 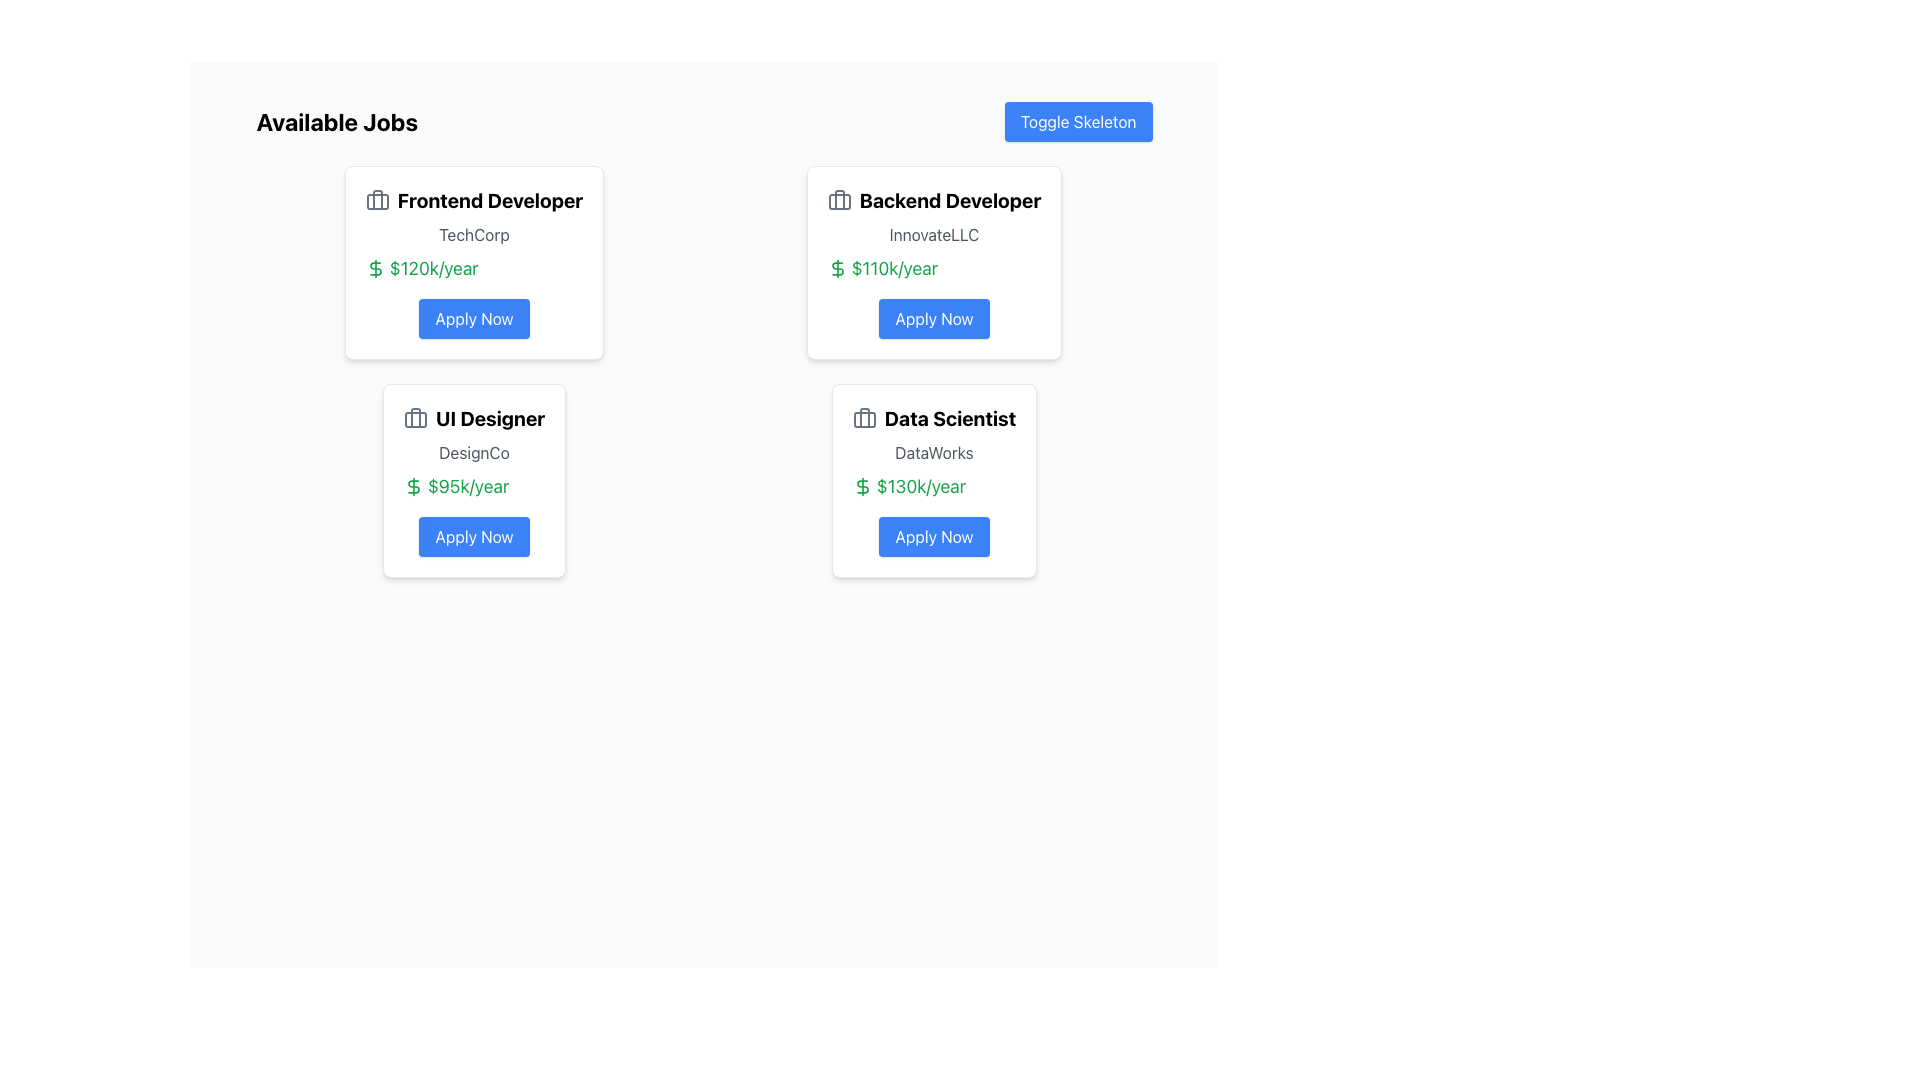 What do you see at coordinates (473, 486) in the screenshot?
I see `salary information displayed as '$95k/year' in green text within the second card under the job title 'UI Designer' at DesignCo, located above the 'Apply Now' button` at bounding box center [473, 486].